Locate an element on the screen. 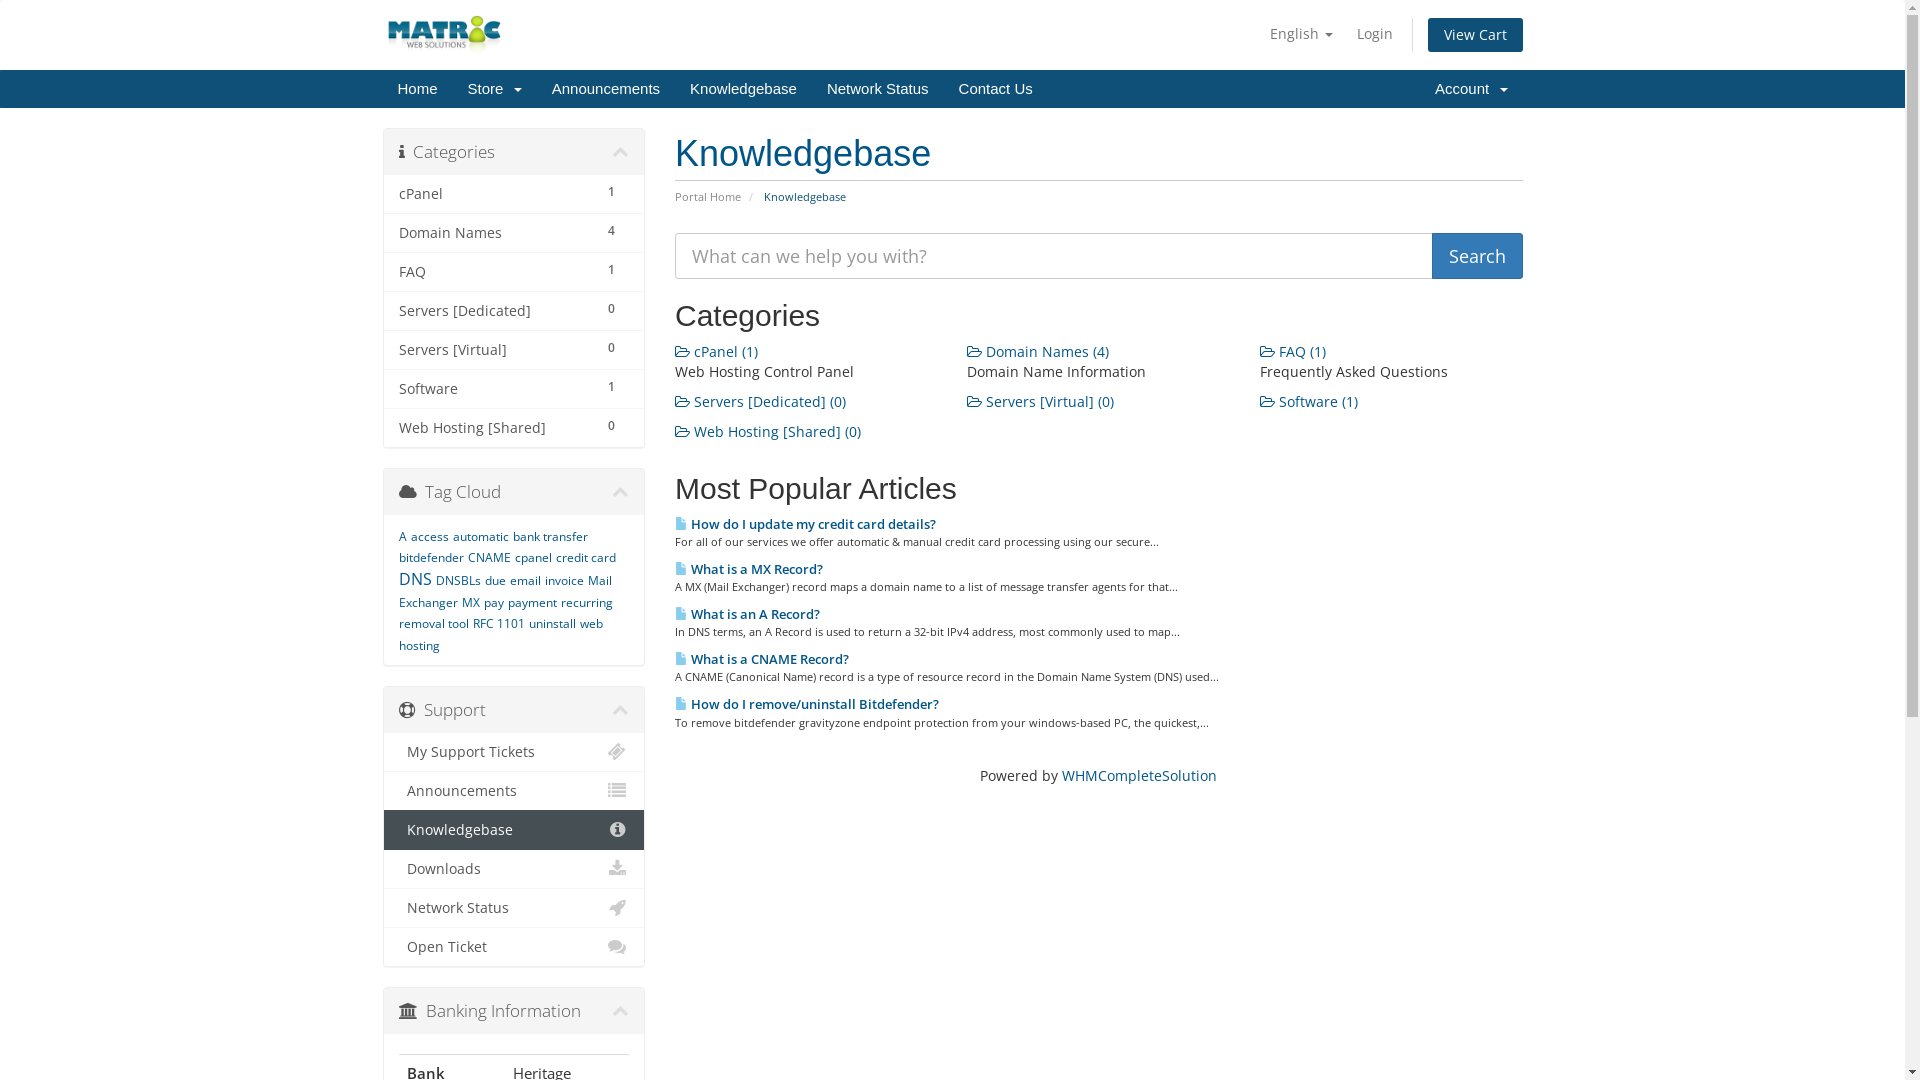  'Servers [Dedicated] (0)' is located at coordinates (759, 401).